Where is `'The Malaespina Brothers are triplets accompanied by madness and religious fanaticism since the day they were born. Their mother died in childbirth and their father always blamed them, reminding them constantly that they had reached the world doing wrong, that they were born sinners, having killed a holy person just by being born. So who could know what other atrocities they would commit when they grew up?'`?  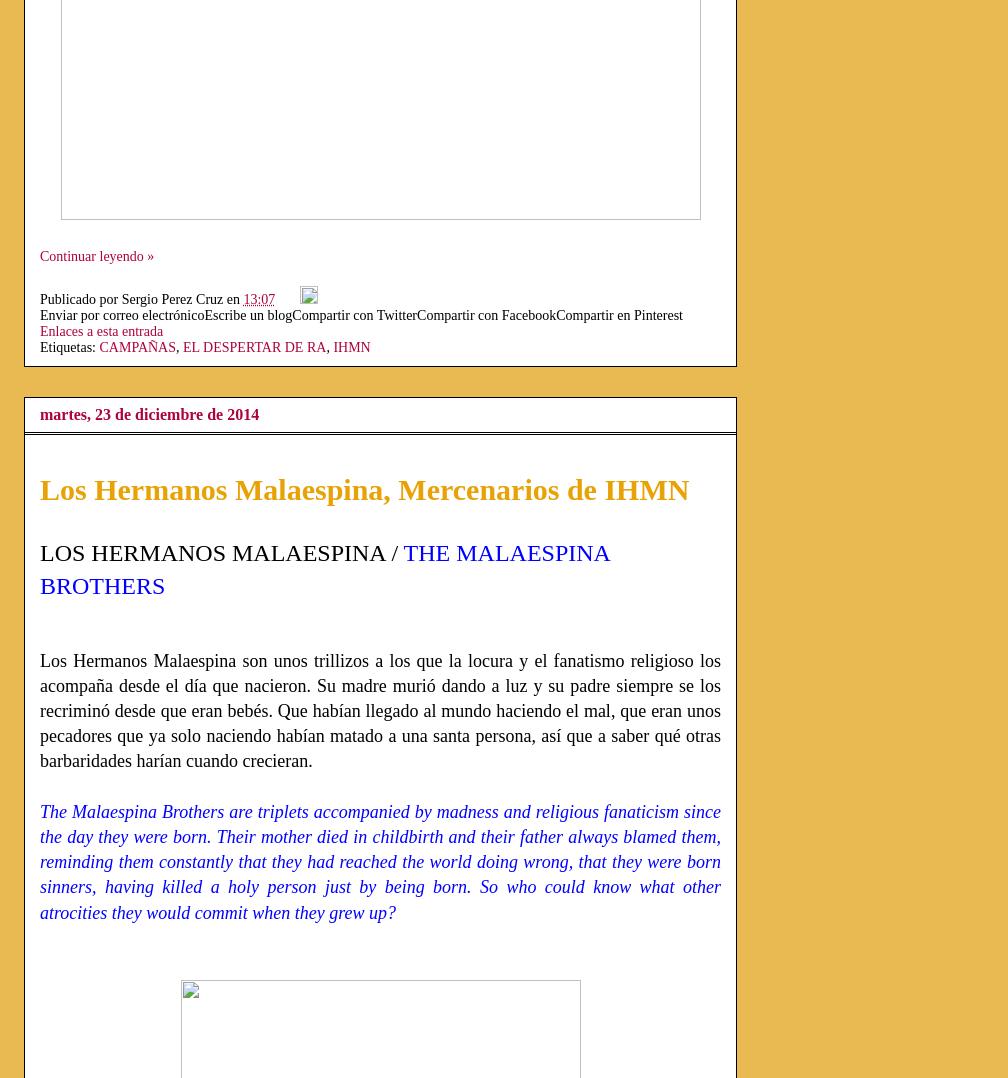
'The Malaespina Brothers are triplets accompanied by madness and religious fanaticism since the day they were born. Their mother died in childbirth and their father always blamed them, reminding them constantly that they had reached the world doing wrong, that they were born sinners, having killed a holy person just by being born. So who could know what other atrocities they would commit when they grew up?' is located at coordinates (380, 860).